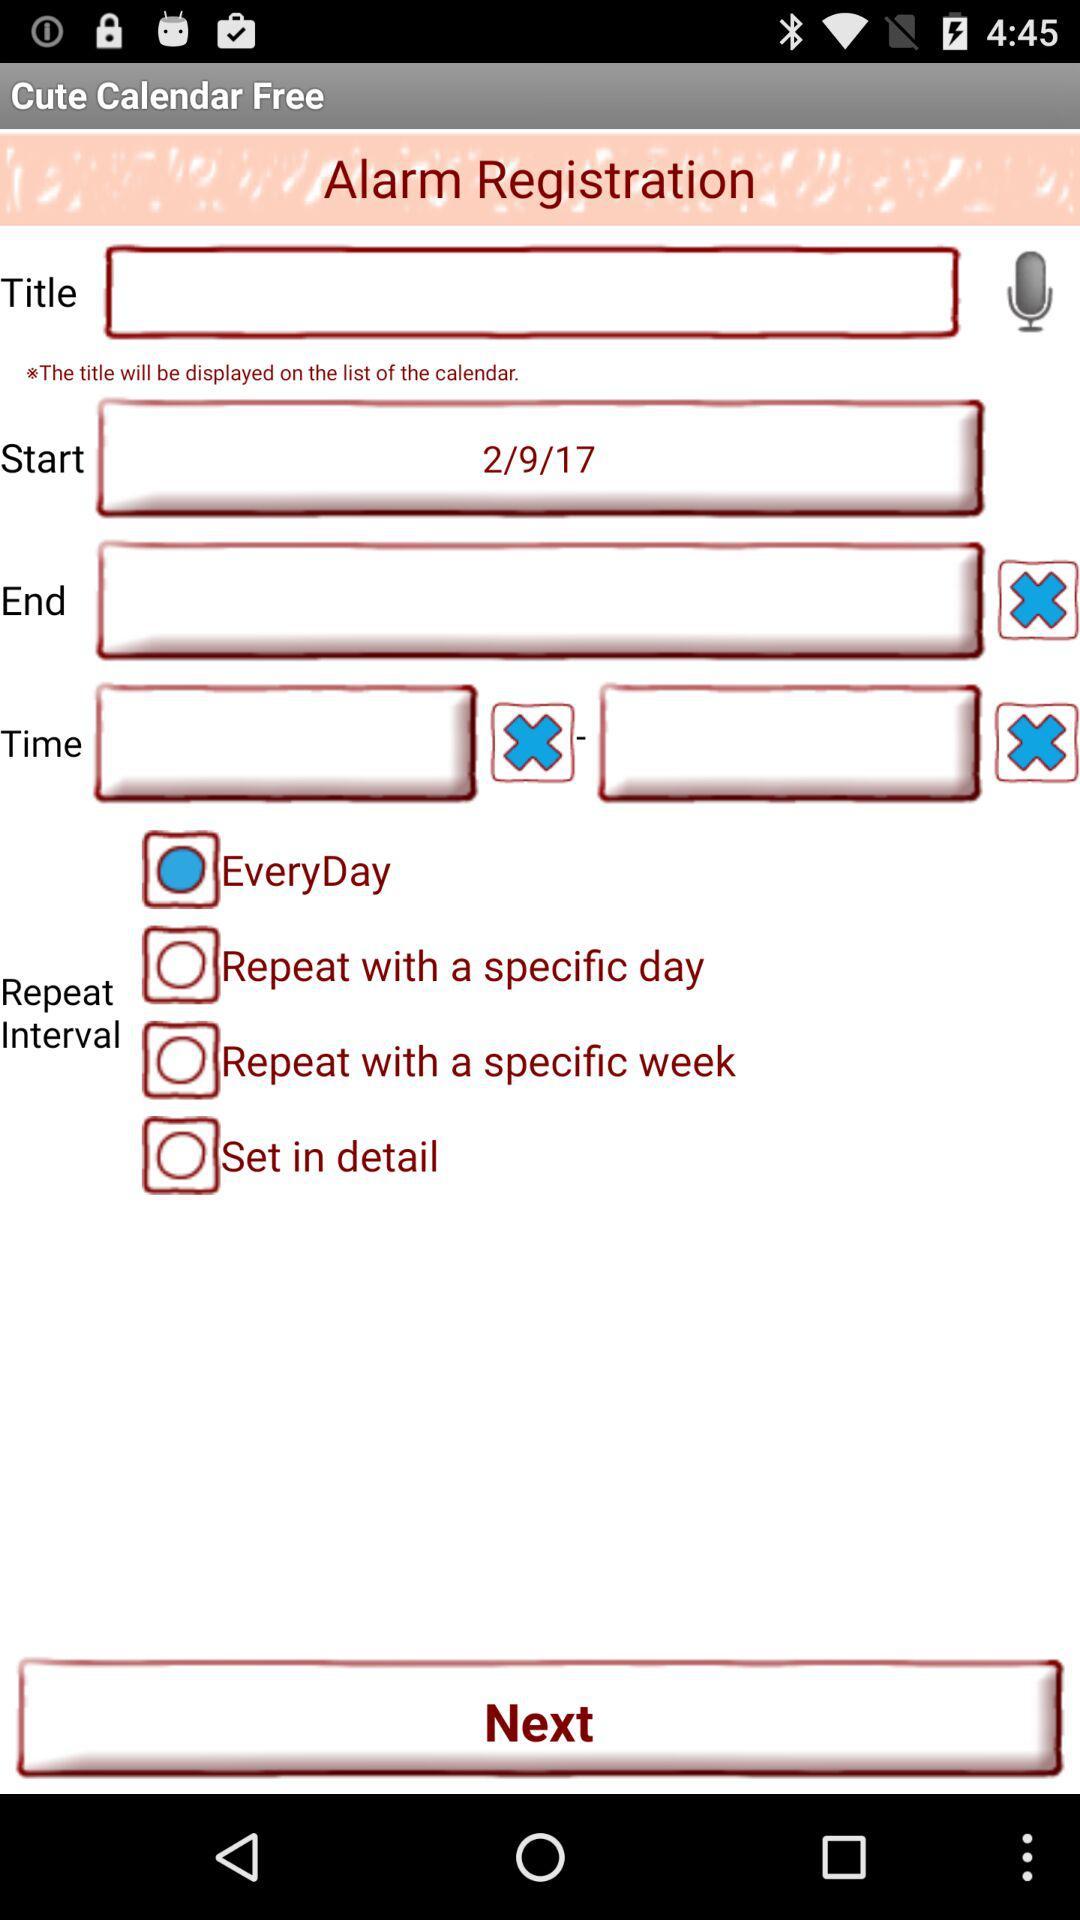 The image size is (1080, 1920). I want to click on end date, so click(540, 599).